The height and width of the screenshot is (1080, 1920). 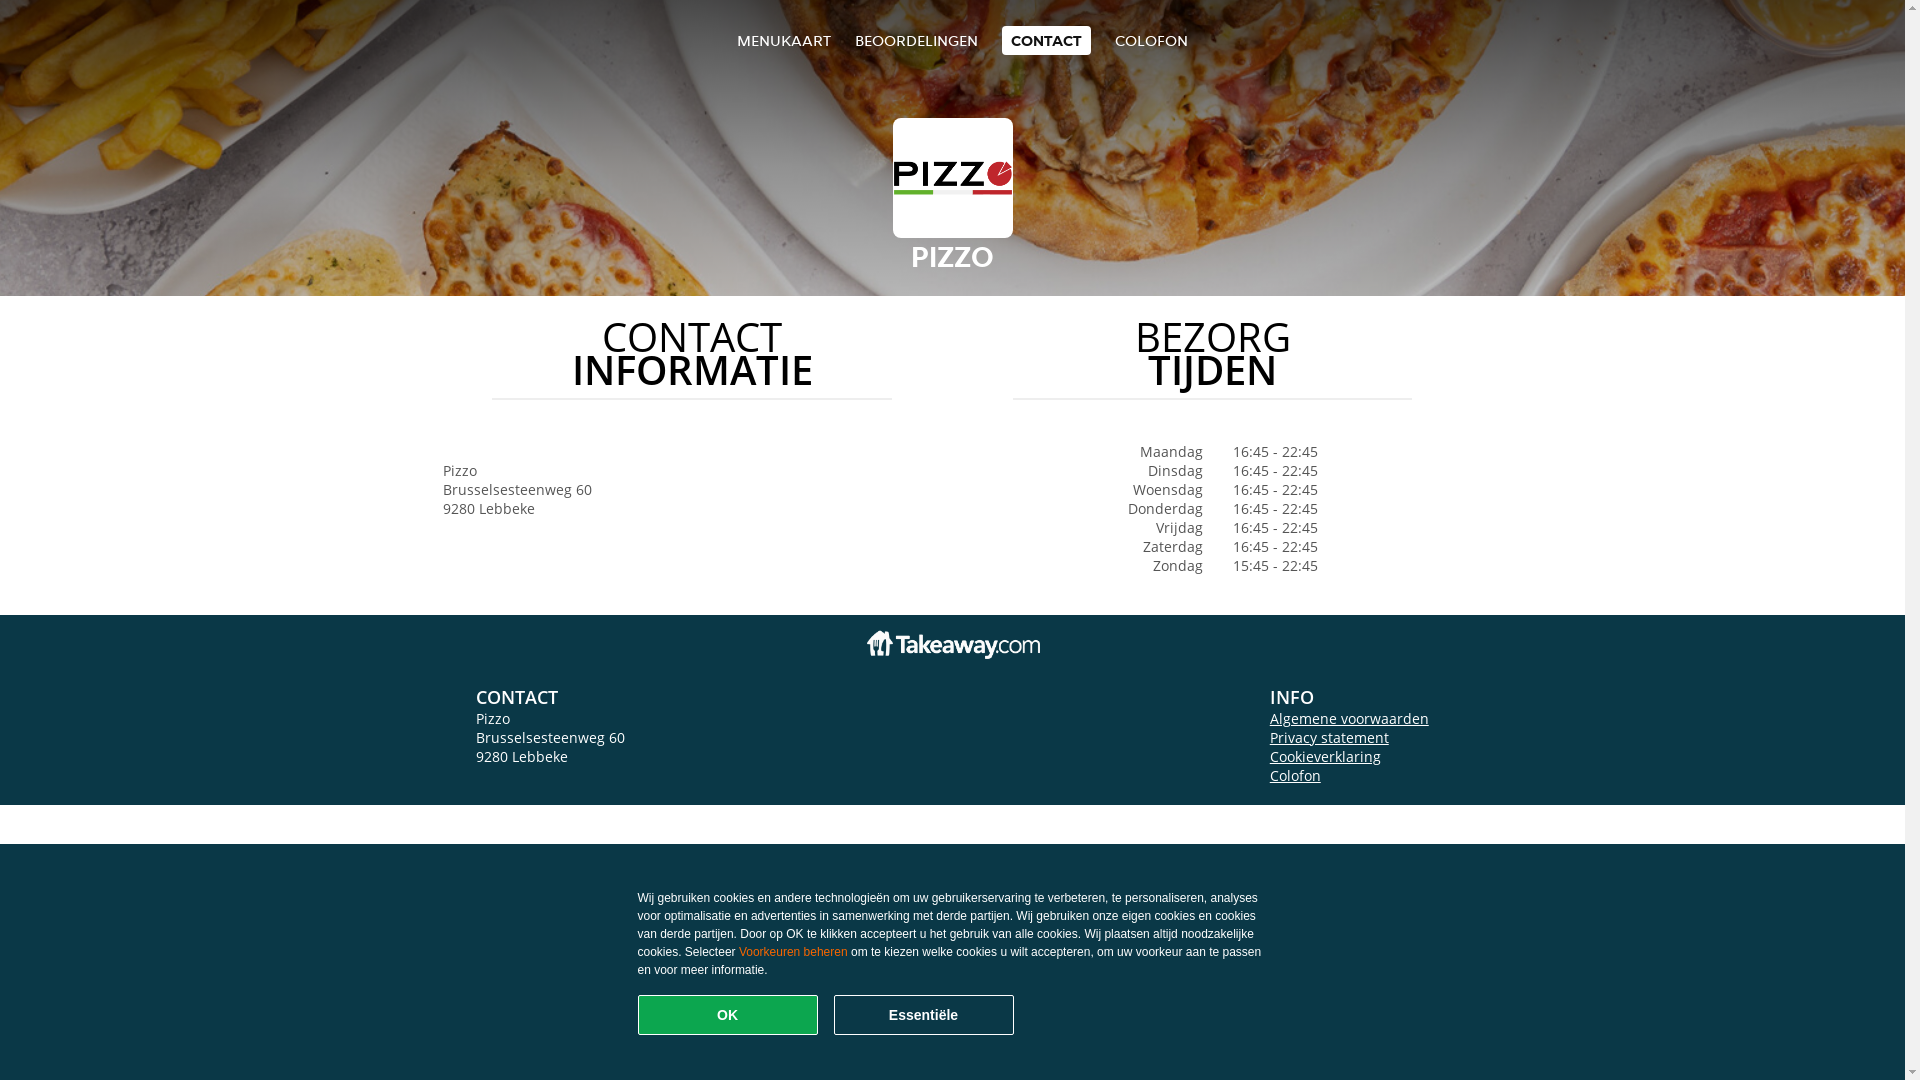 I want to click on 'Cookieverklaring', so click(x=1325, y=756).